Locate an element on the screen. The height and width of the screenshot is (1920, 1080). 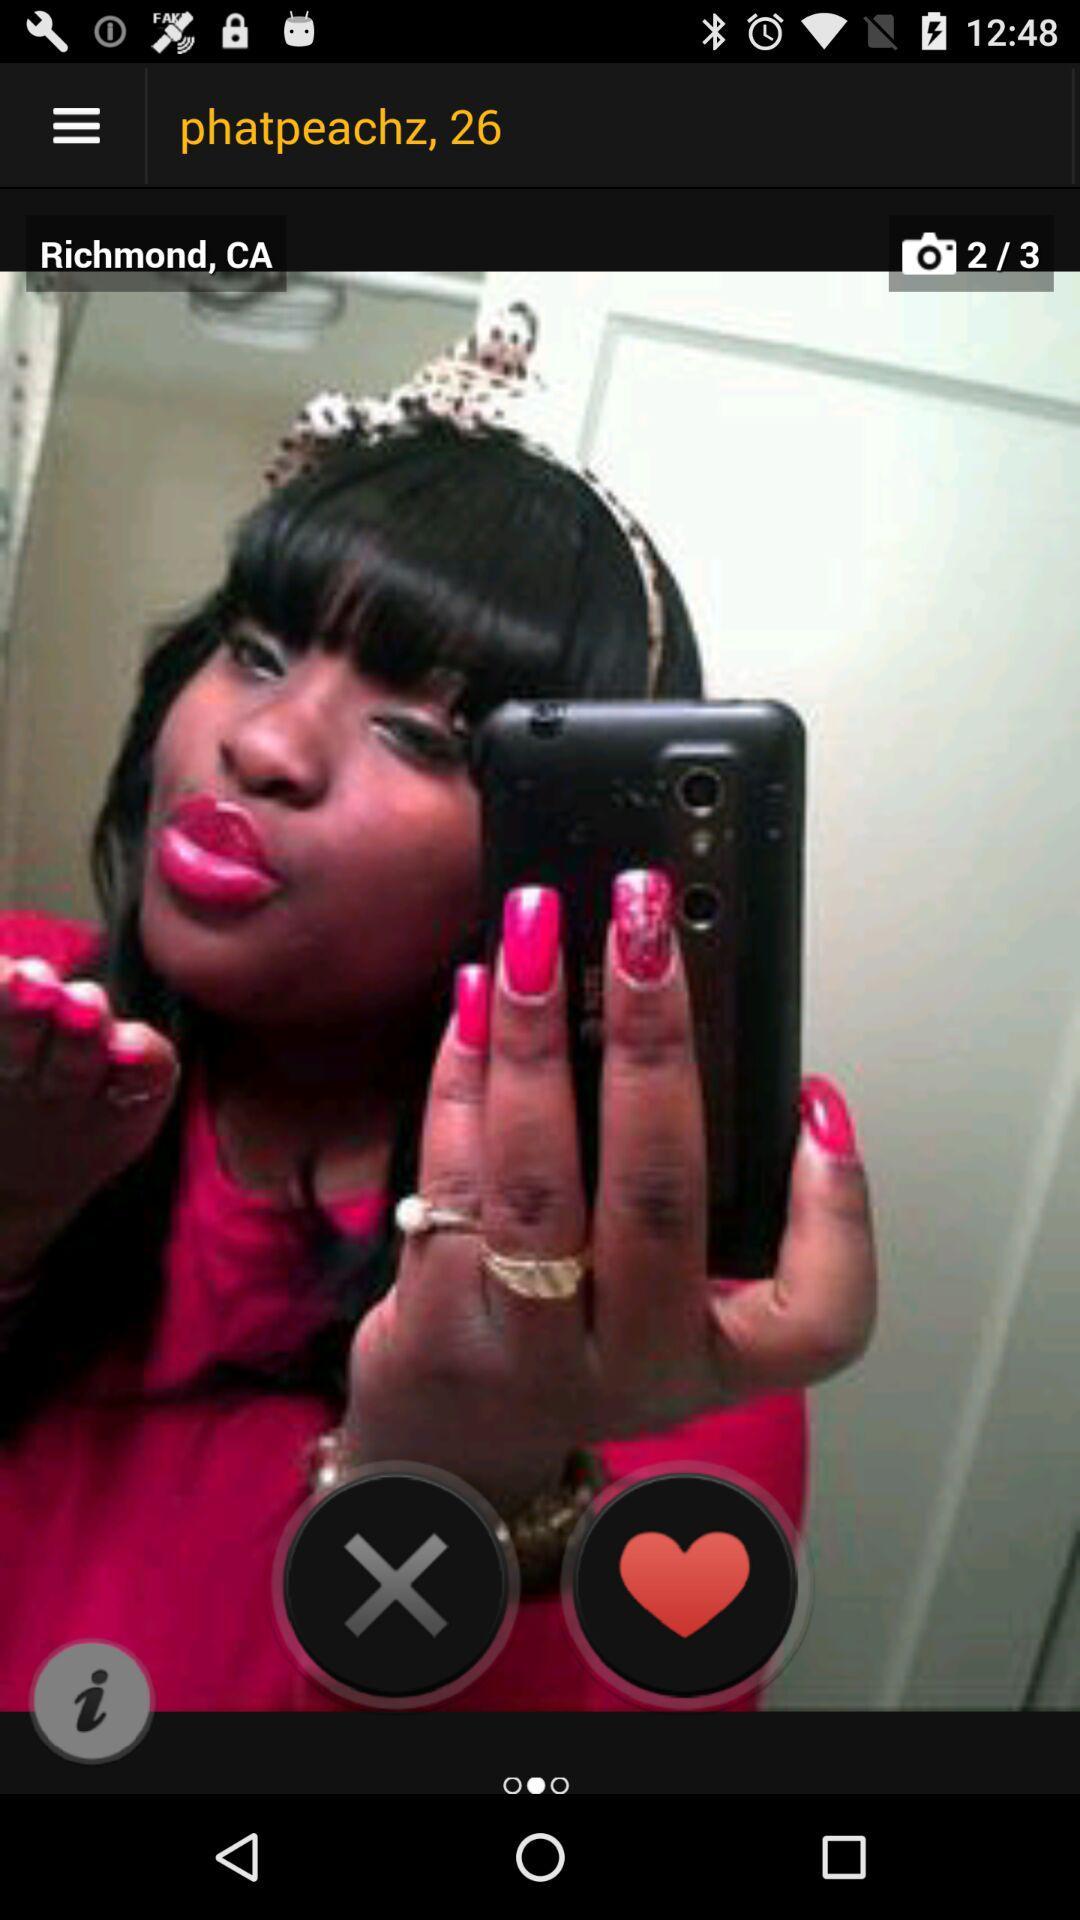
like is located at coordinates (682, 1583).